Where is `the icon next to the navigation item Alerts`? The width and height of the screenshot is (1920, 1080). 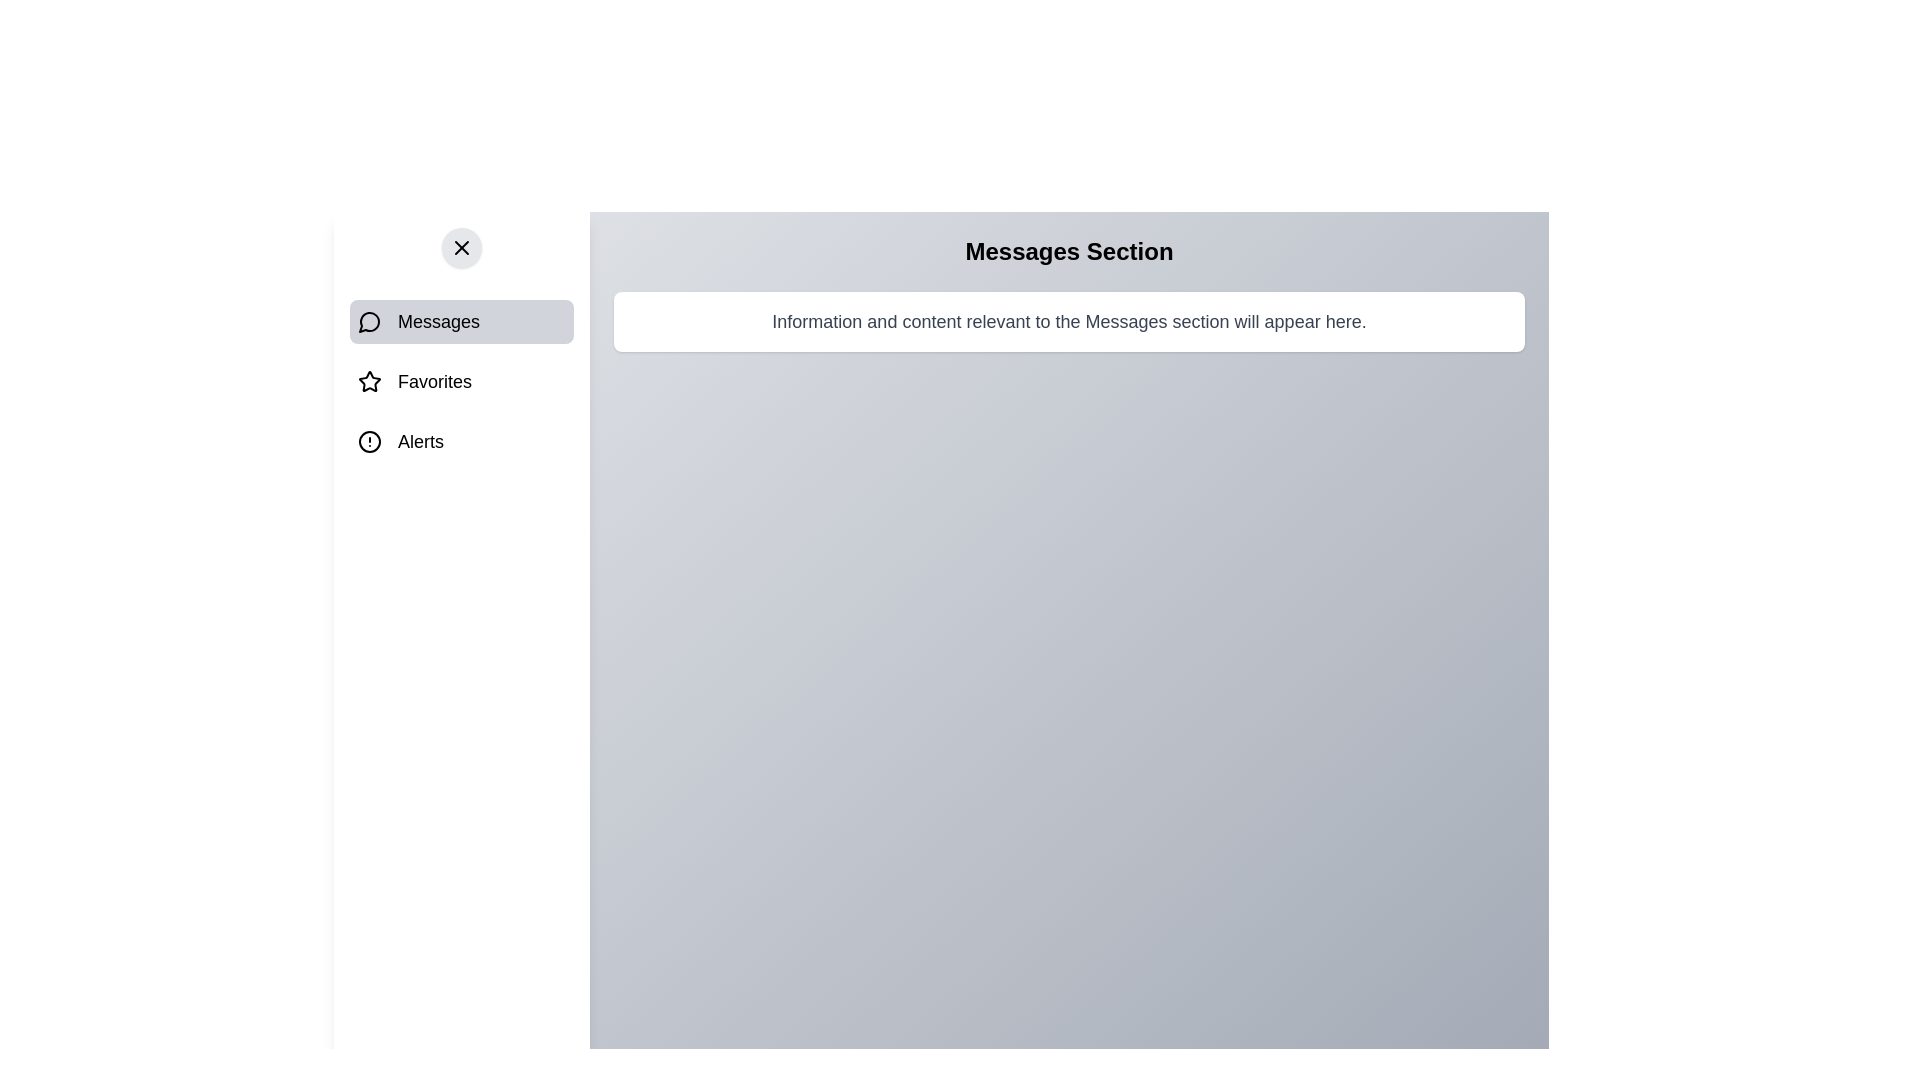 the icon next to the navigation item Alerts is located at coordinates (369, 441).